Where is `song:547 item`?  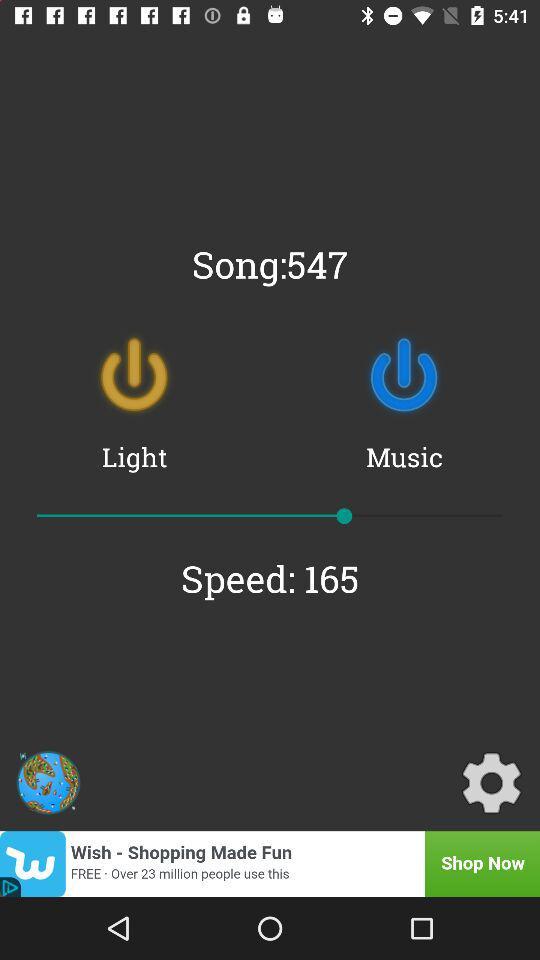 song:547 item is located at coordinates (270, 263).